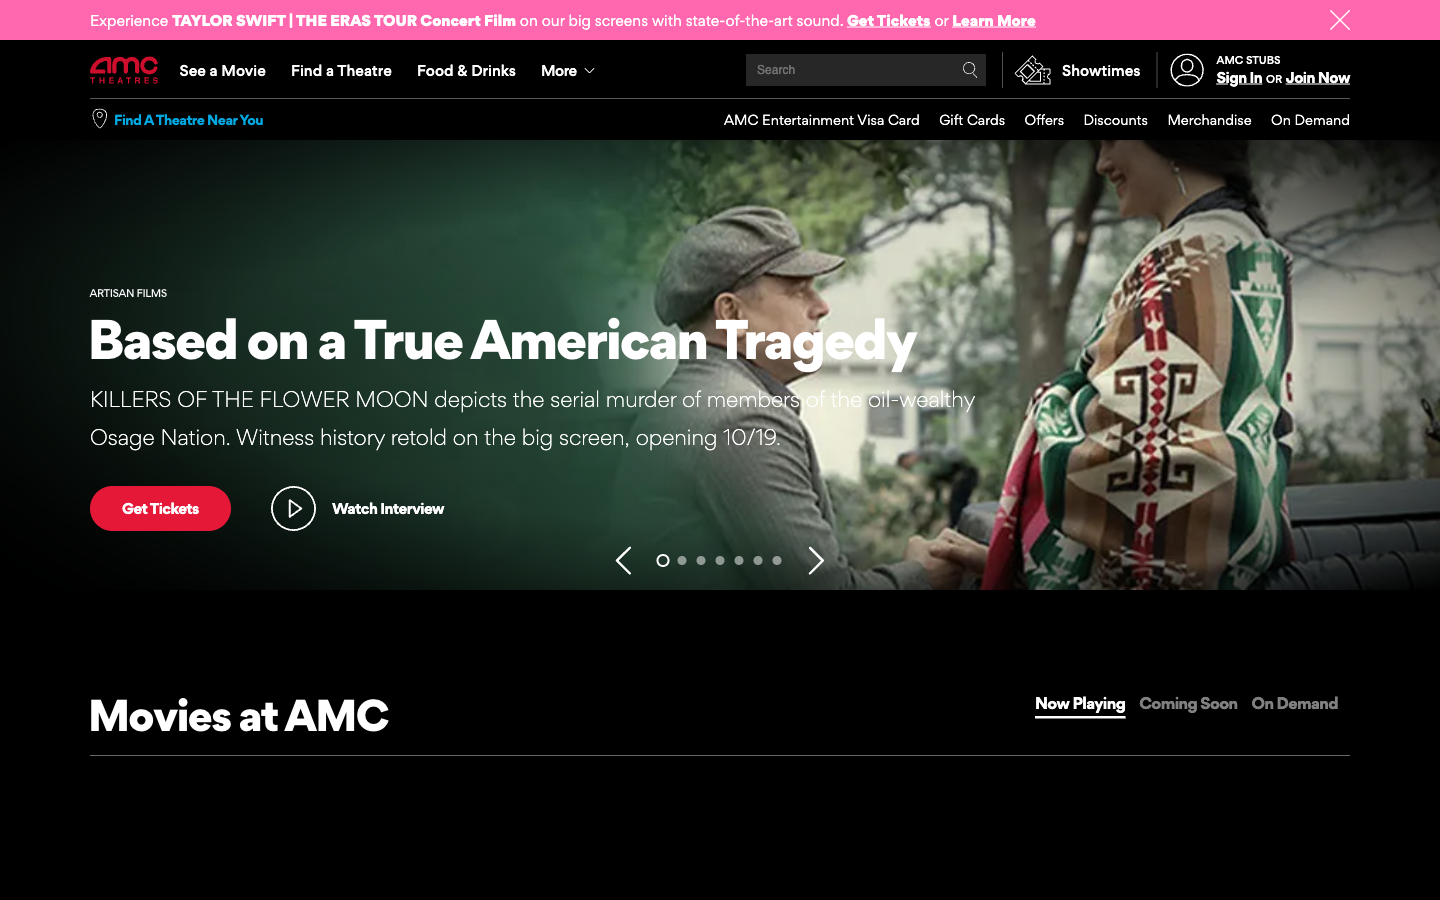  I want to click on video trailer followed by a quick pause, so click(357, 507).